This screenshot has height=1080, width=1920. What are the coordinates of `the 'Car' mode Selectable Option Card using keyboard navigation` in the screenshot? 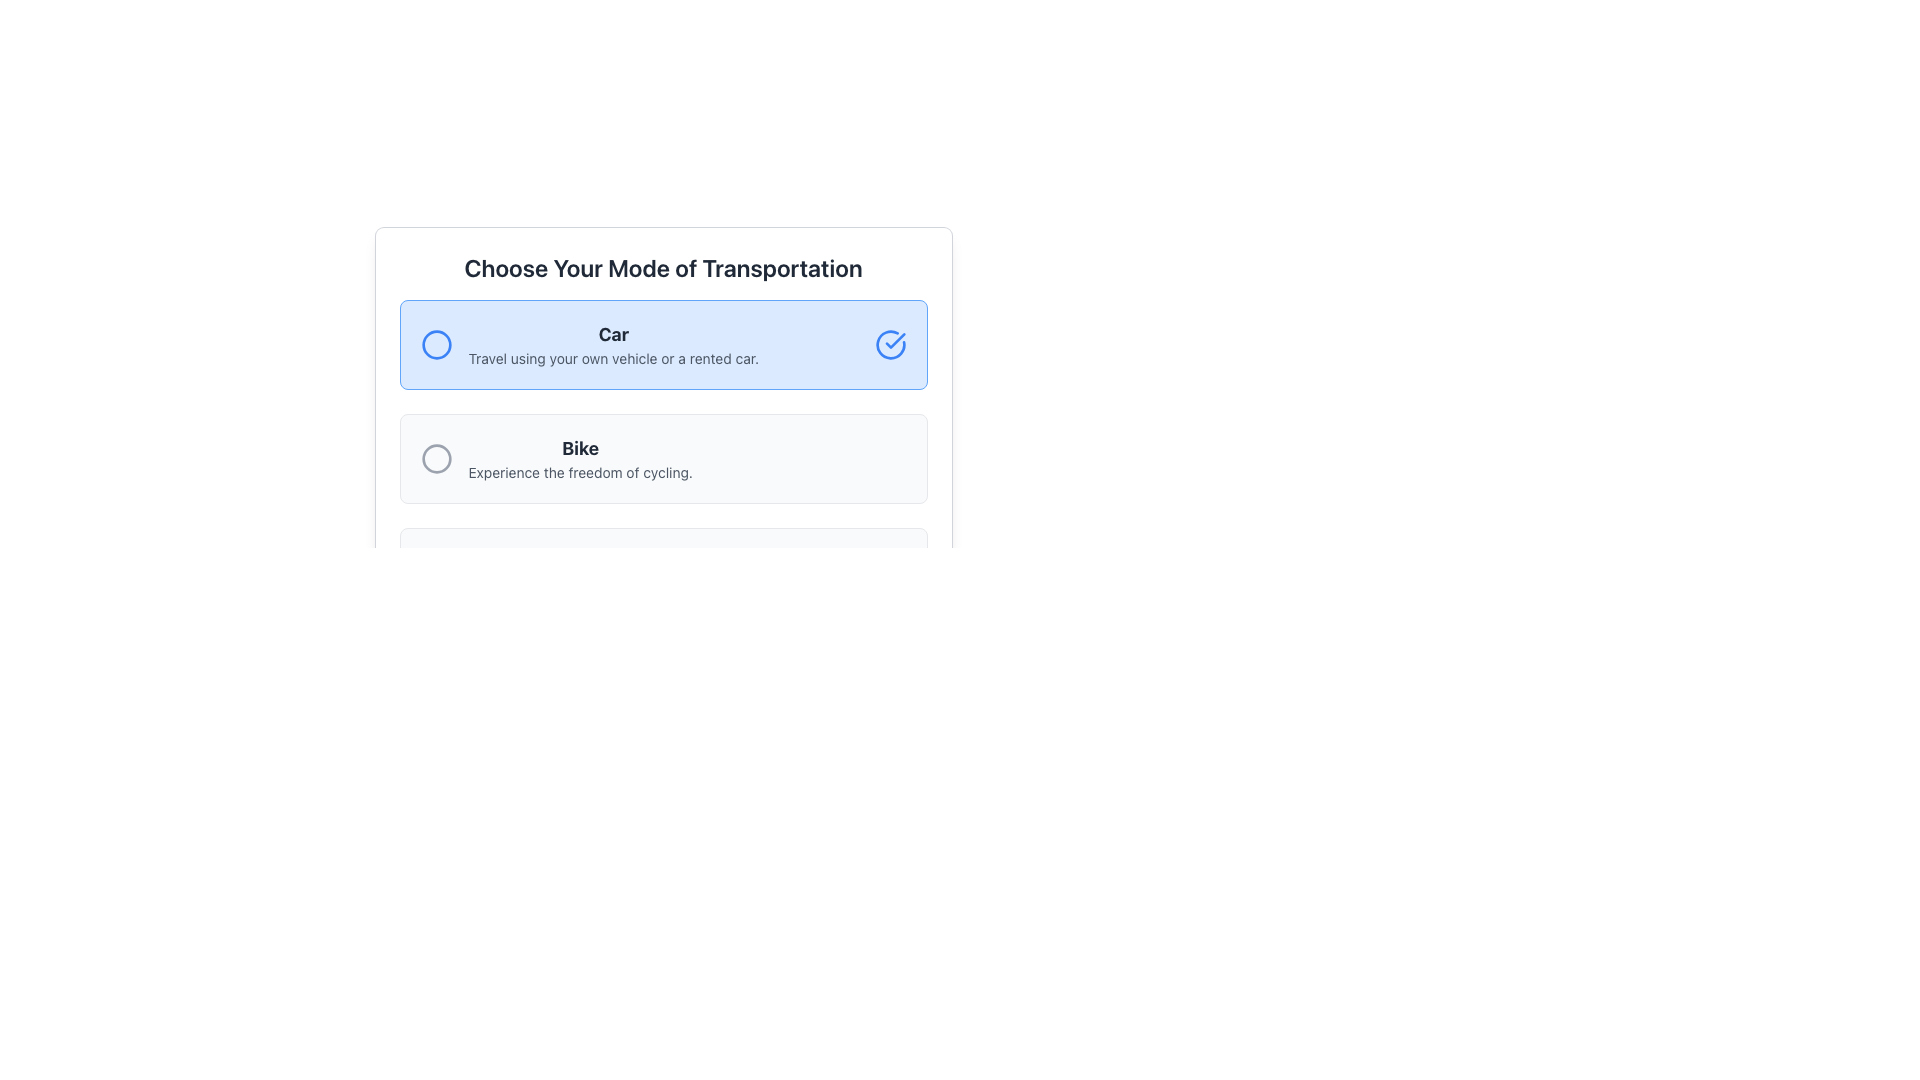 It's located at (663, 343).